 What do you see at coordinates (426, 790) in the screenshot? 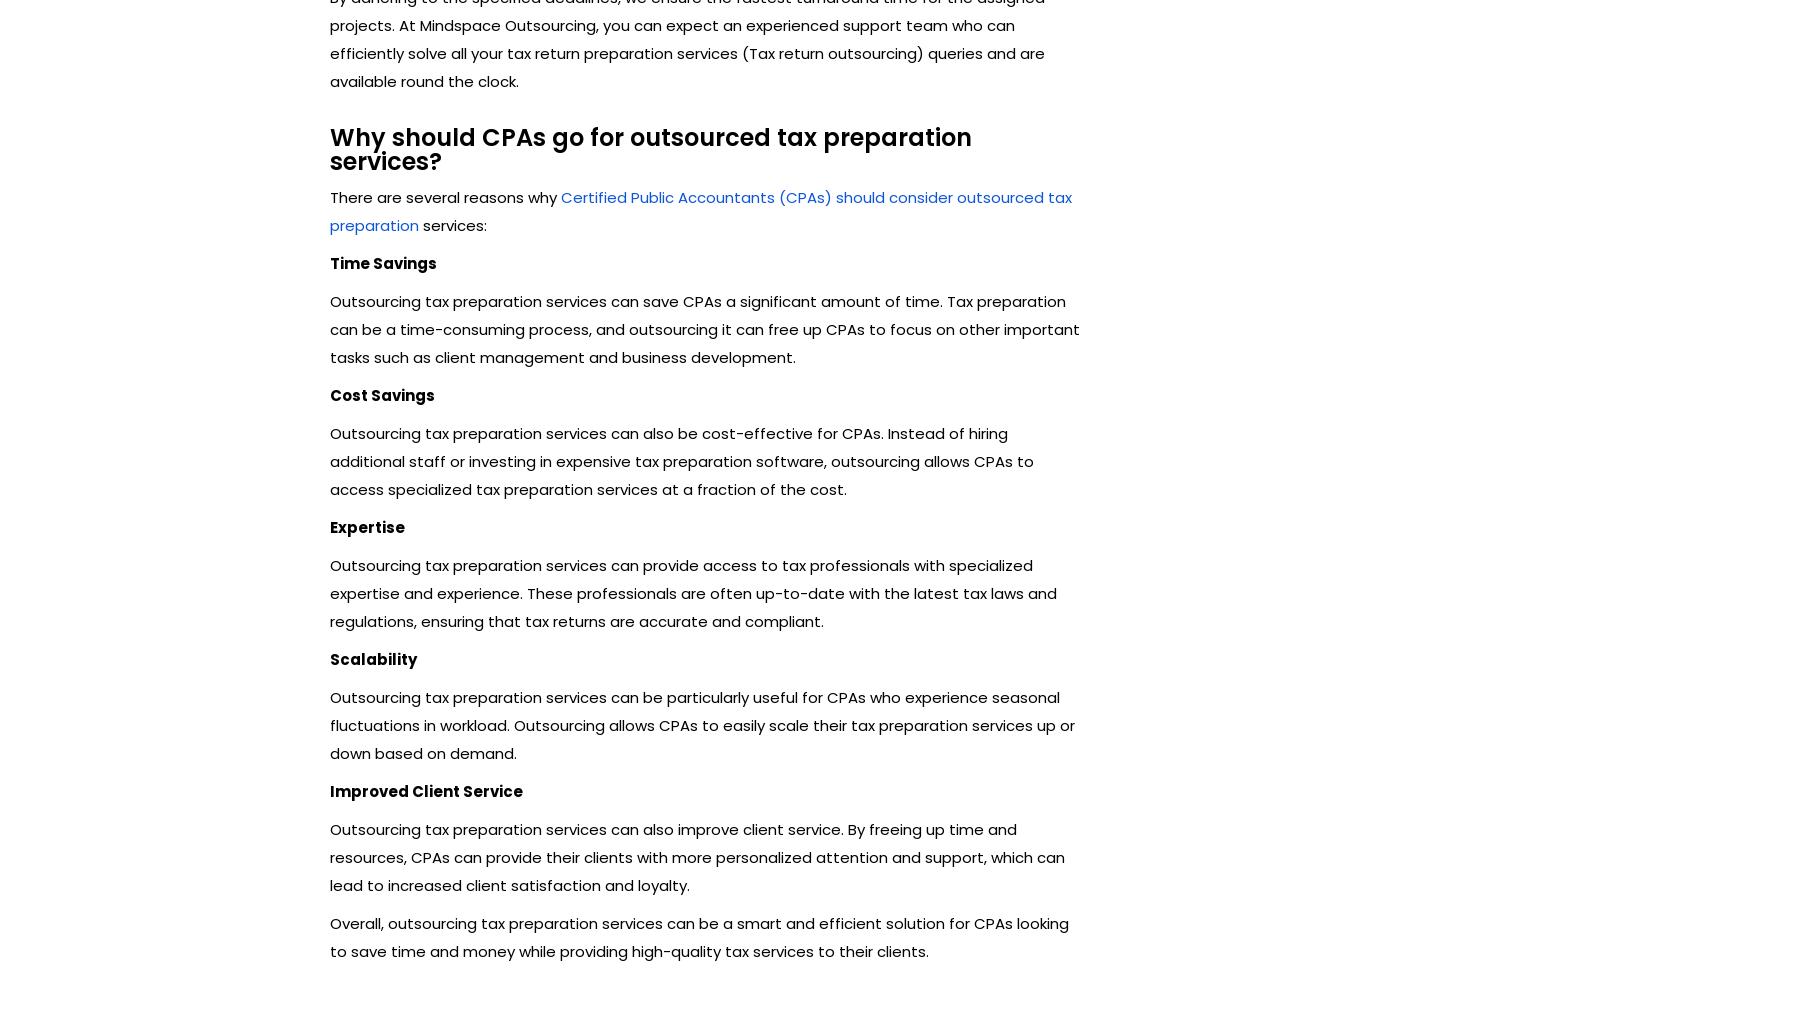
I see `'Improved Client Service'` at bounding box center [426, 790].